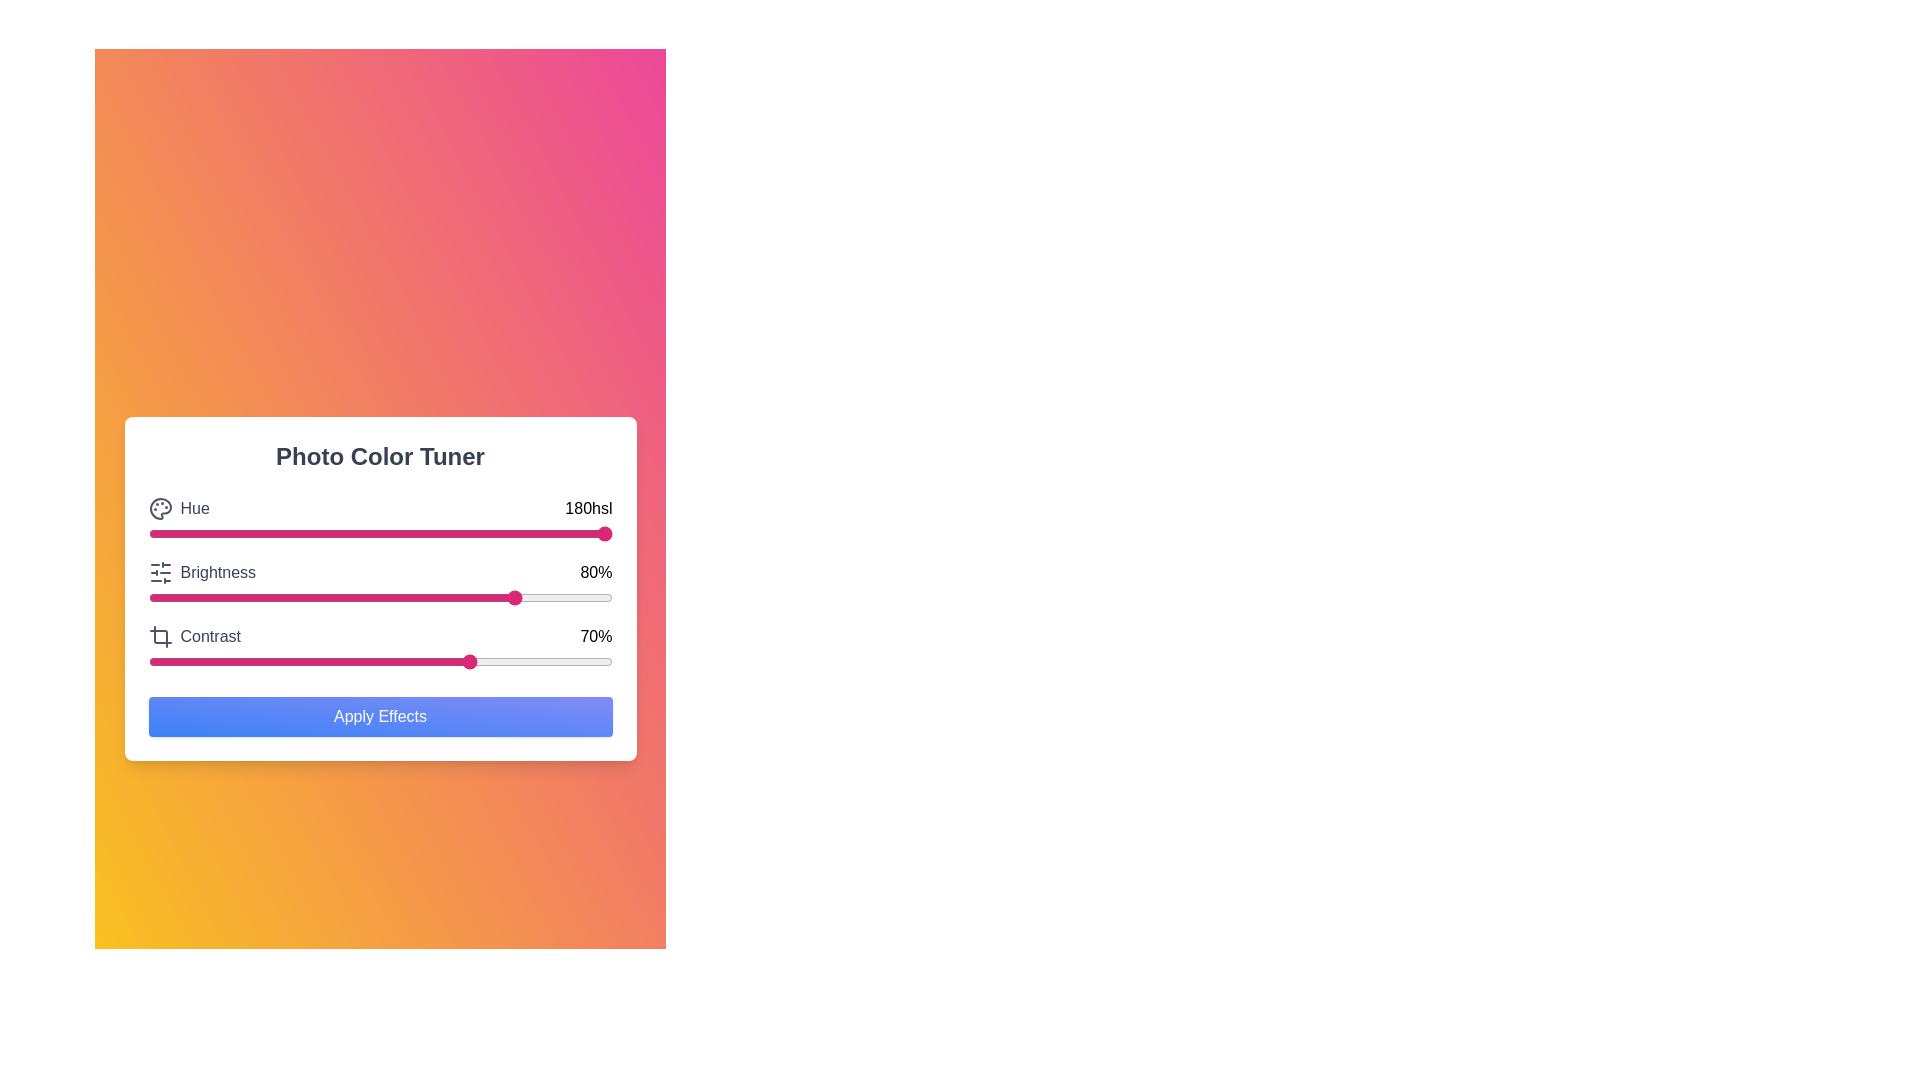  Describe the element at coordinates (194, 532) in the screenshot. I see `the hue slider to set the hue value to 10` at that location.